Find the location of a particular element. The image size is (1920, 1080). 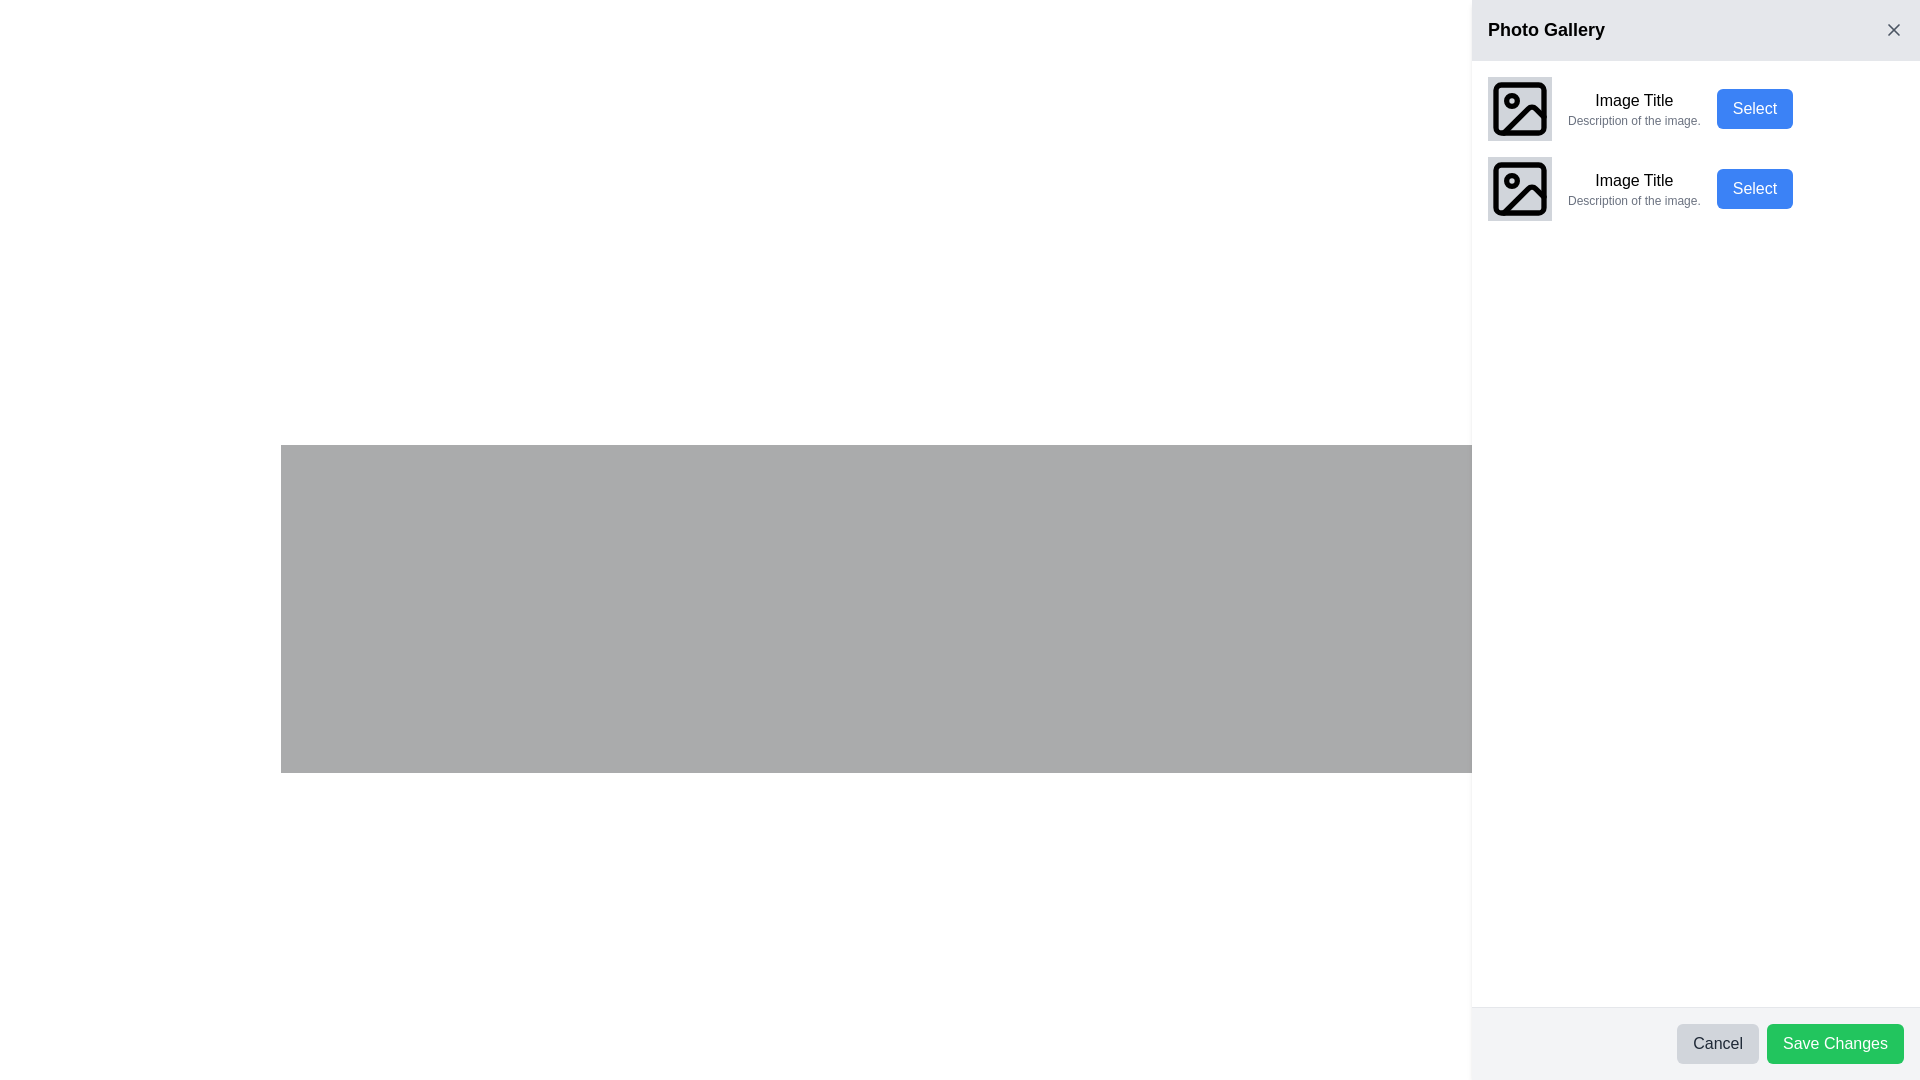

the text block containing 'Image Title' and 'Description of the image' for accessibility is located at coordinates (1634, 189).